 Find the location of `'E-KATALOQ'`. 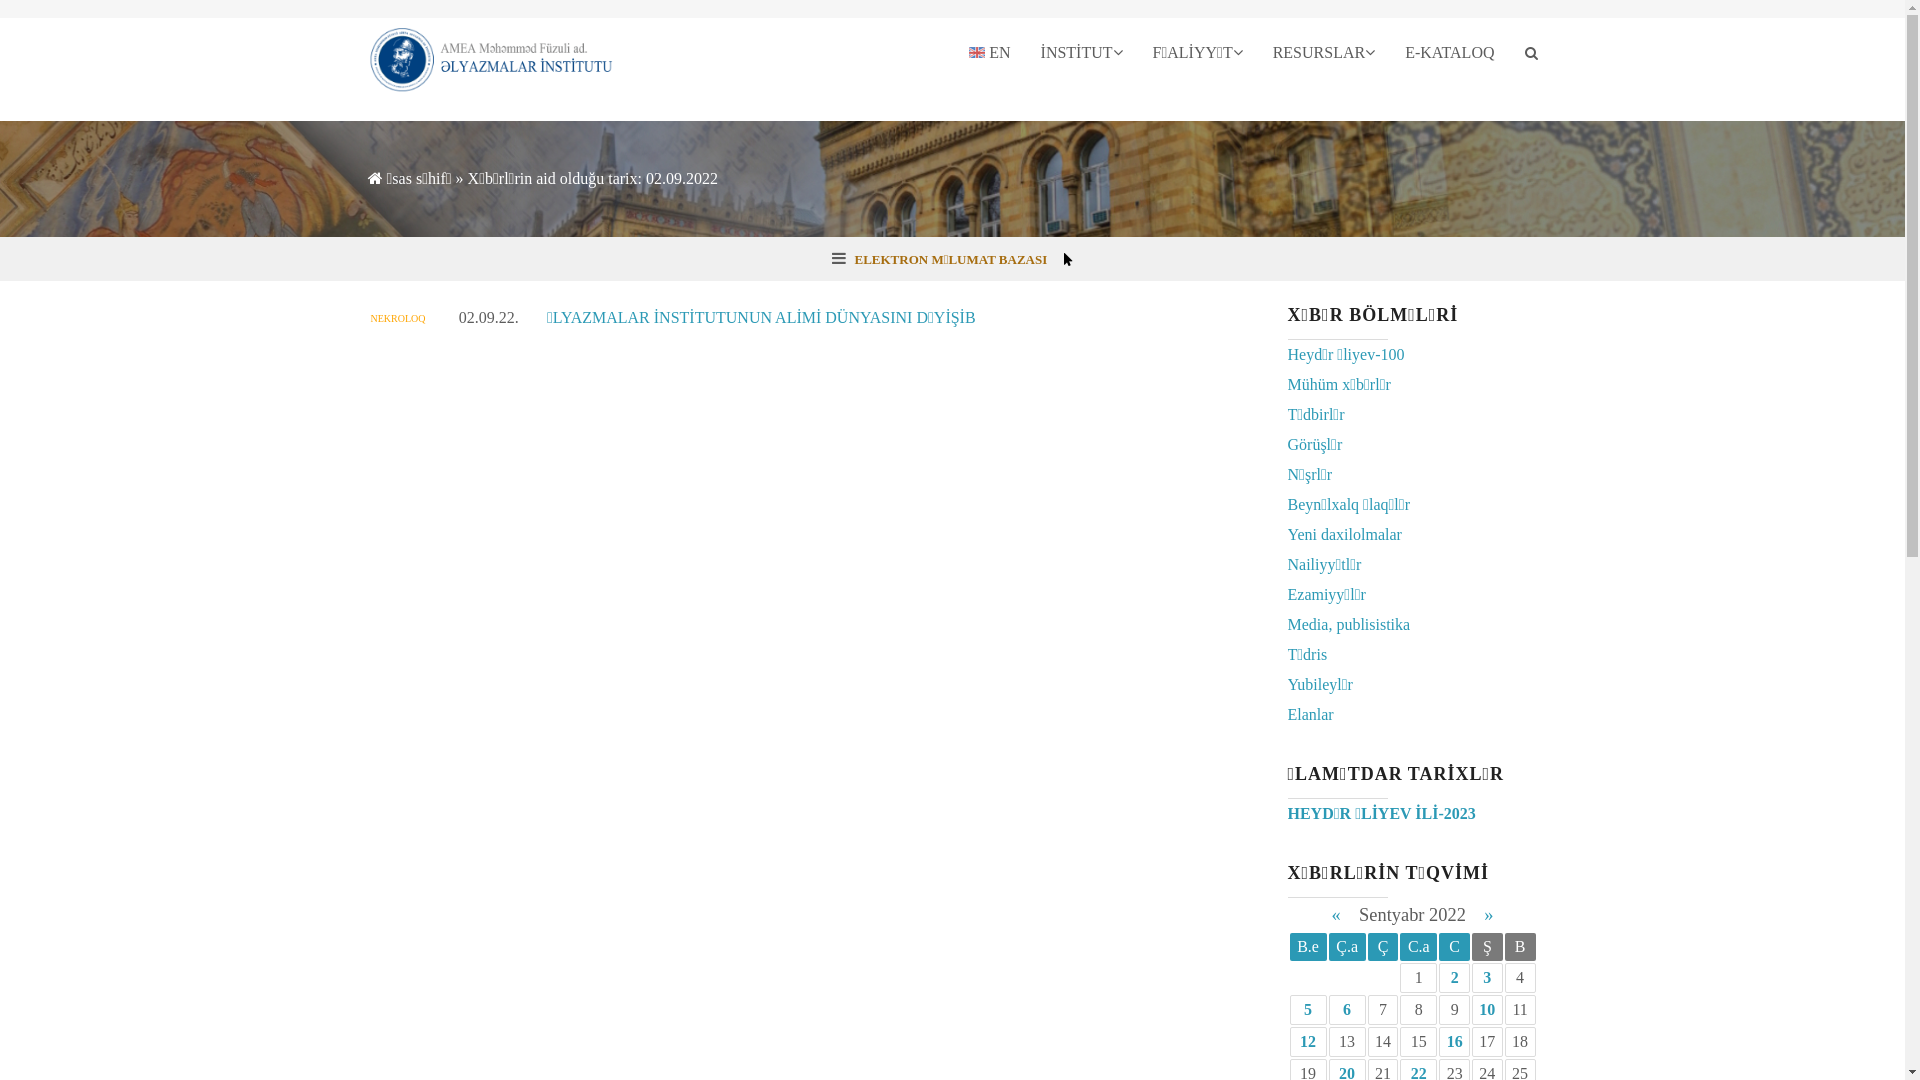

'E-KATALOQ' is located at coordinates (1389, 52).